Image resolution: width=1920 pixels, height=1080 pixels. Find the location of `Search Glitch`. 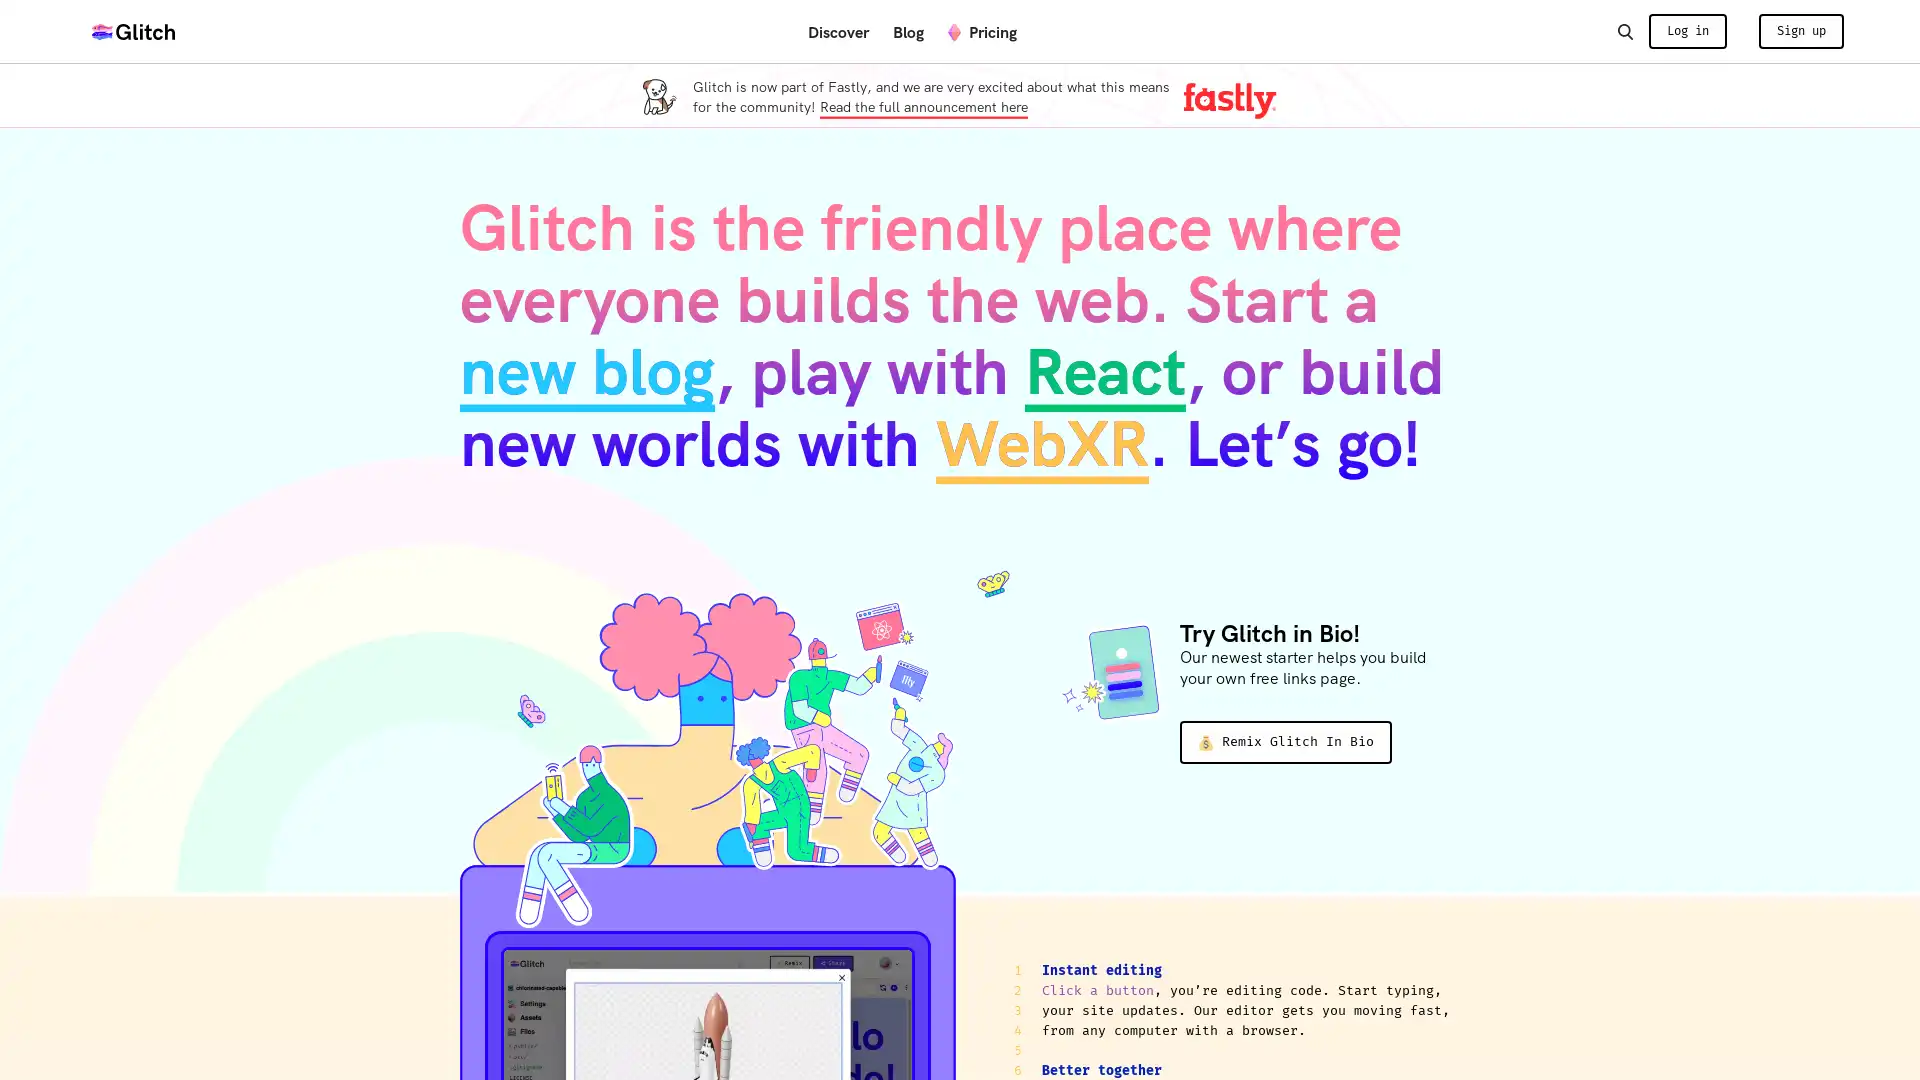

Search Glitch is located at coordinates (1624, 30).